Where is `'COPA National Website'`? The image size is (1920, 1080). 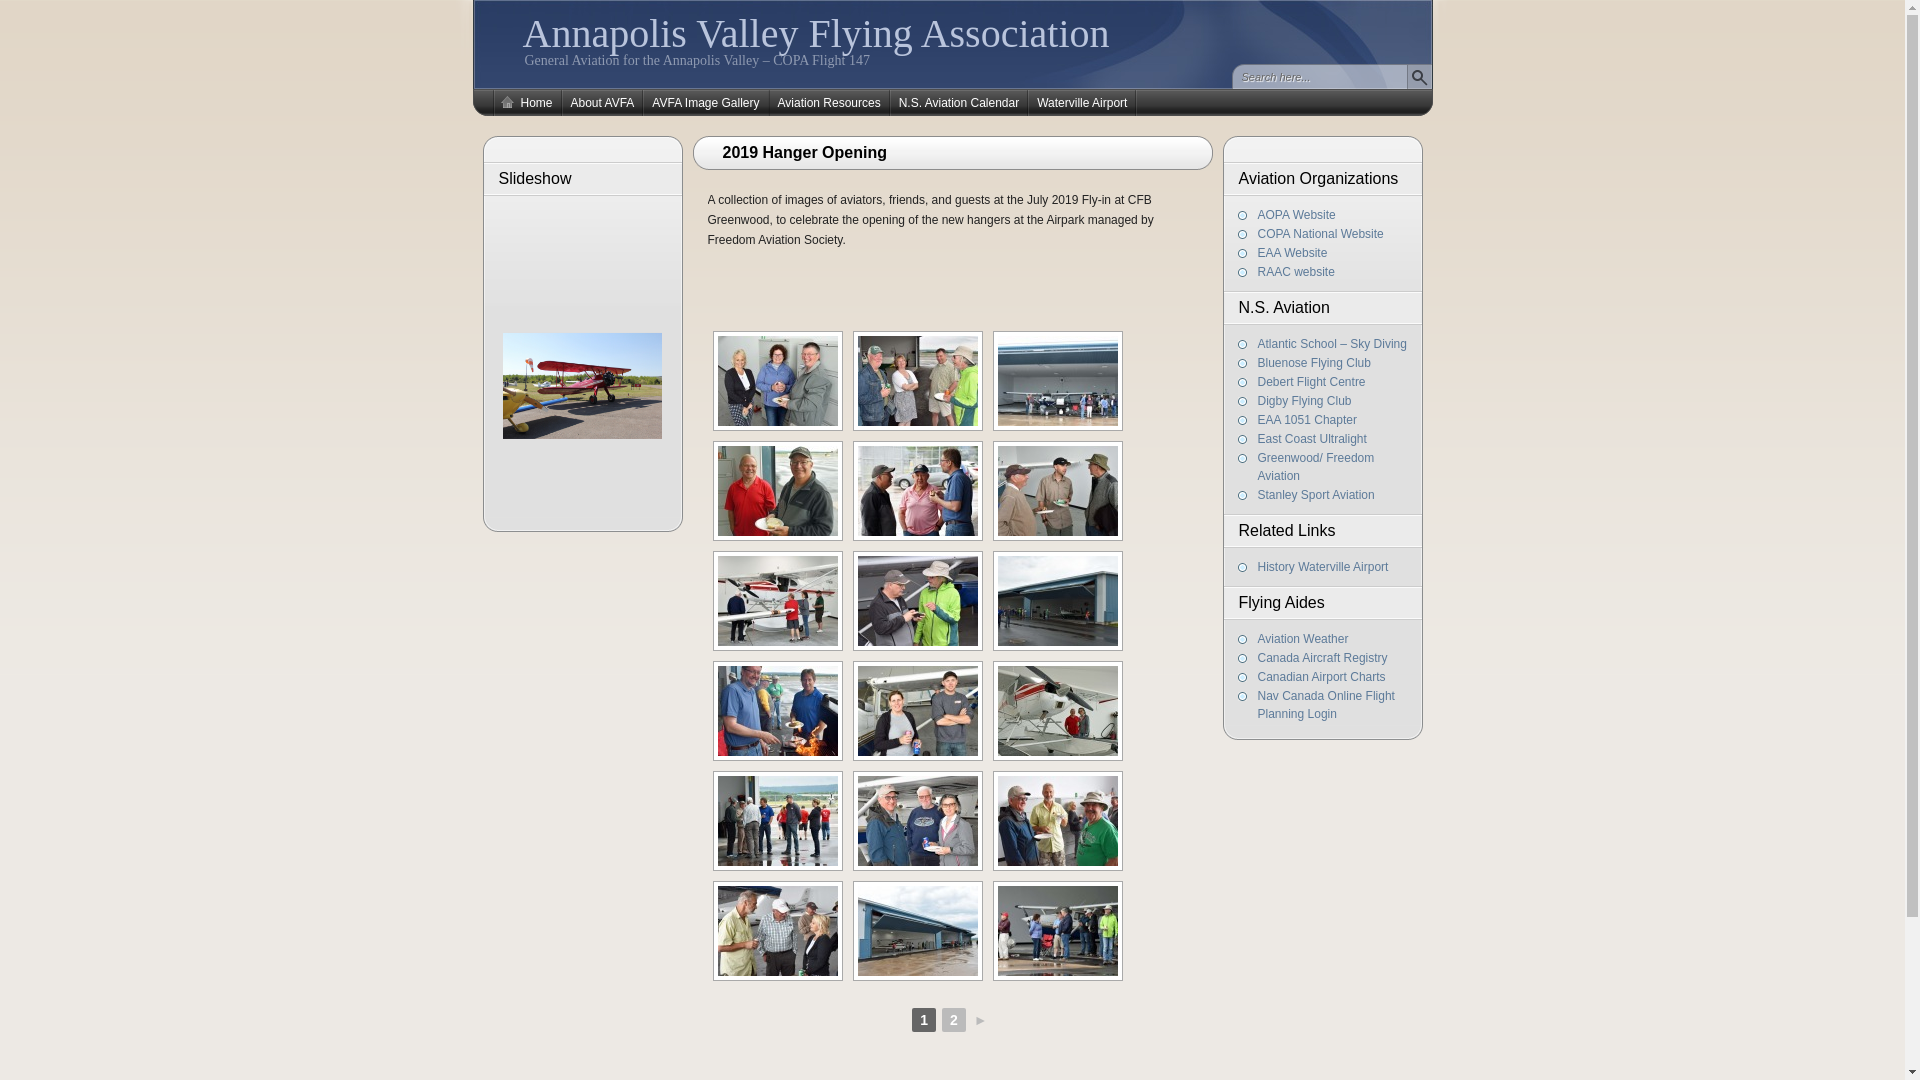
'COPA National Website' is located at coordinates (1320, 233).